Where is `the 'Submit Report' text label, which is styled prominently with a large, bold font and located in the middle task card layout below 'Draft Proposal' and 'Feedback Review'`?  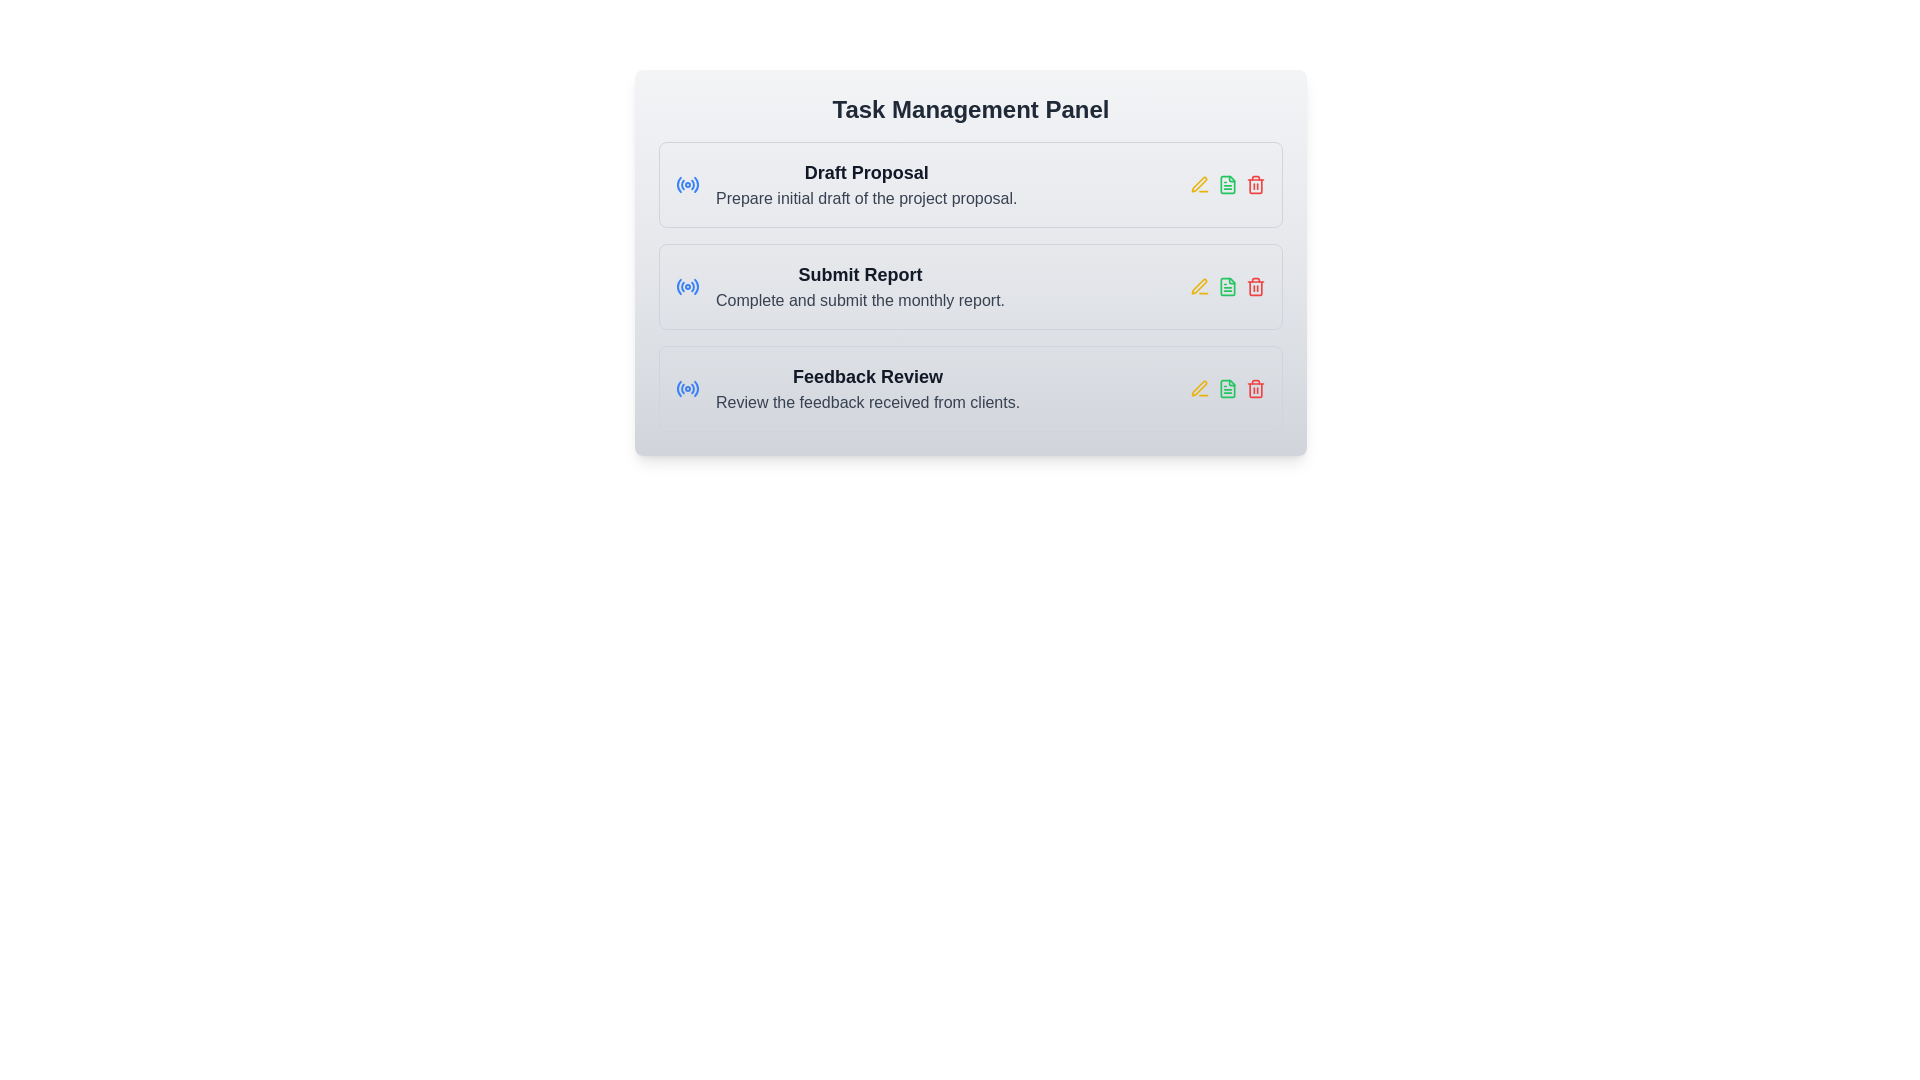 the 'Submit Report' text label, which is styled prominently with a large, bold font and located in the middle task card layout below 'Draft Proposal' and 'Feedback Review' is located at coordinates (860, 274).